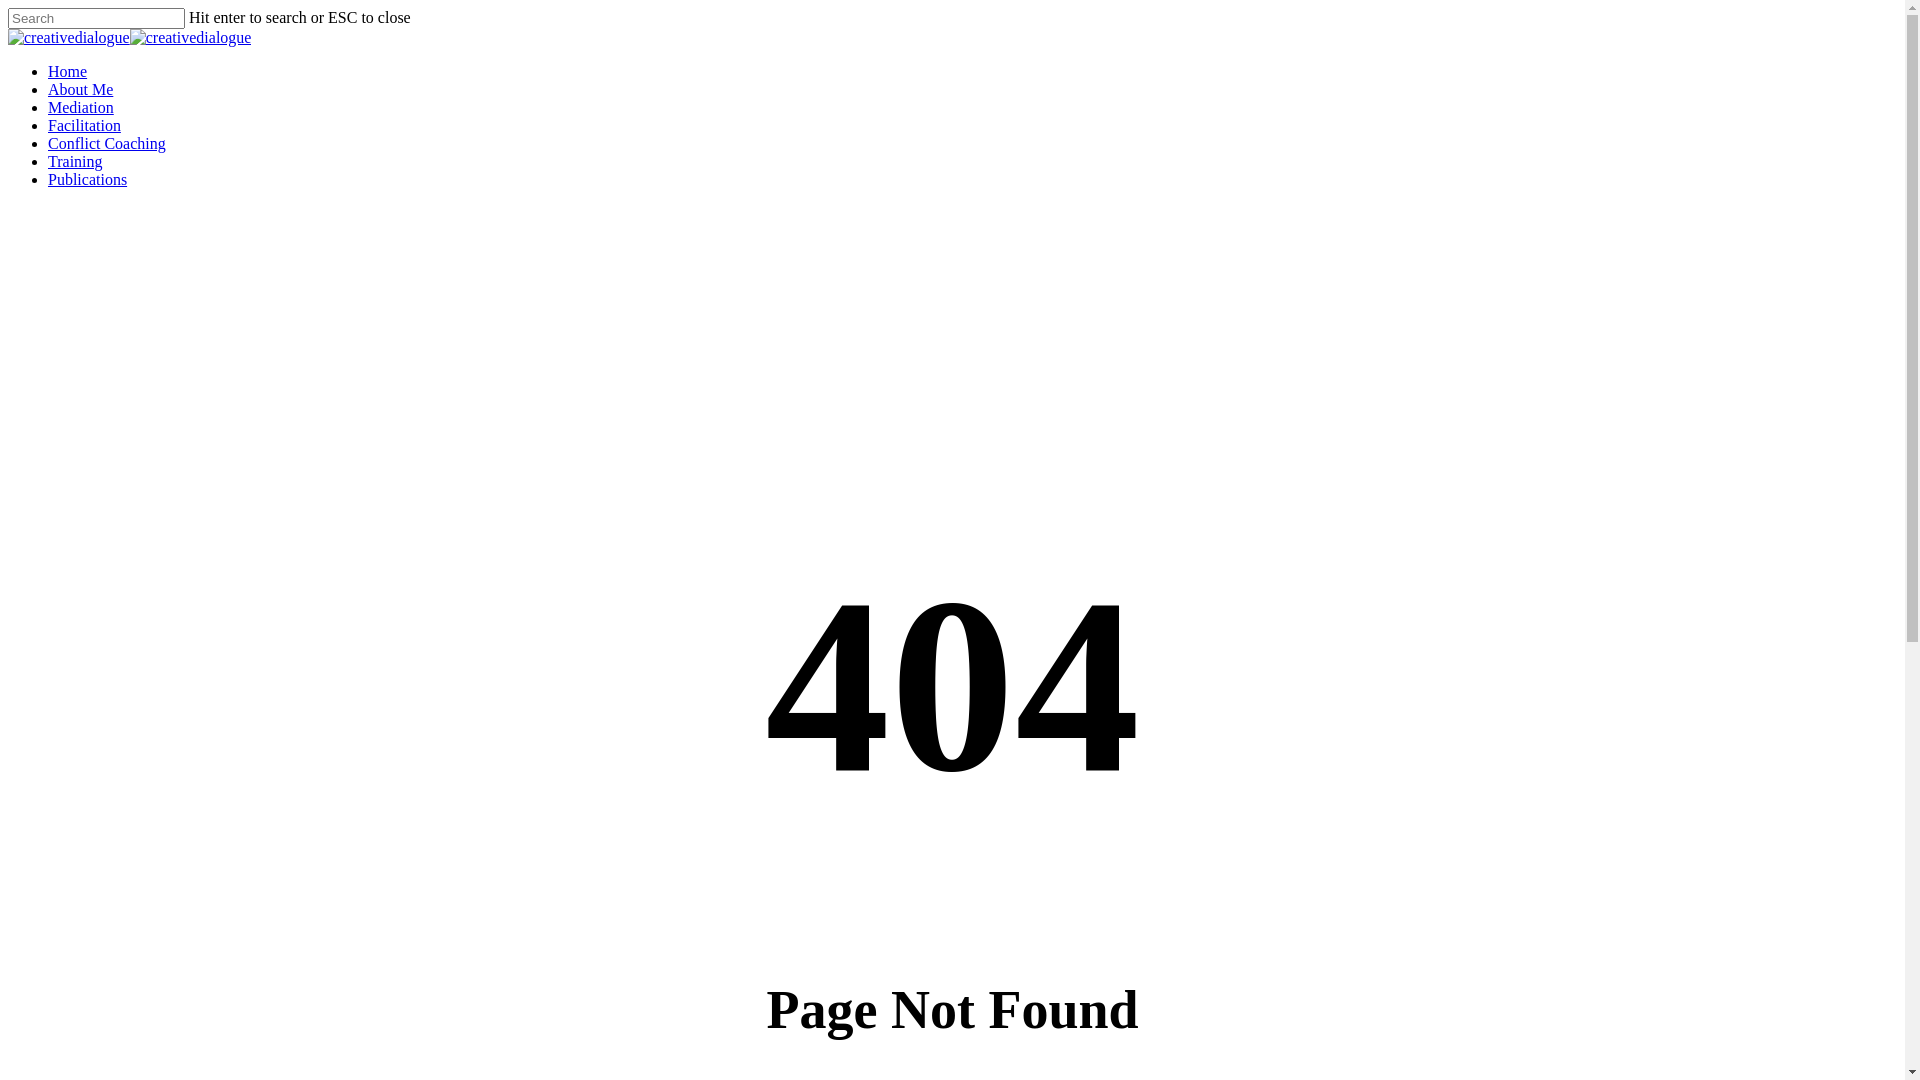 This screenshot has height=1080, width=1920. I want to click on 'Home', so click(67, 70).